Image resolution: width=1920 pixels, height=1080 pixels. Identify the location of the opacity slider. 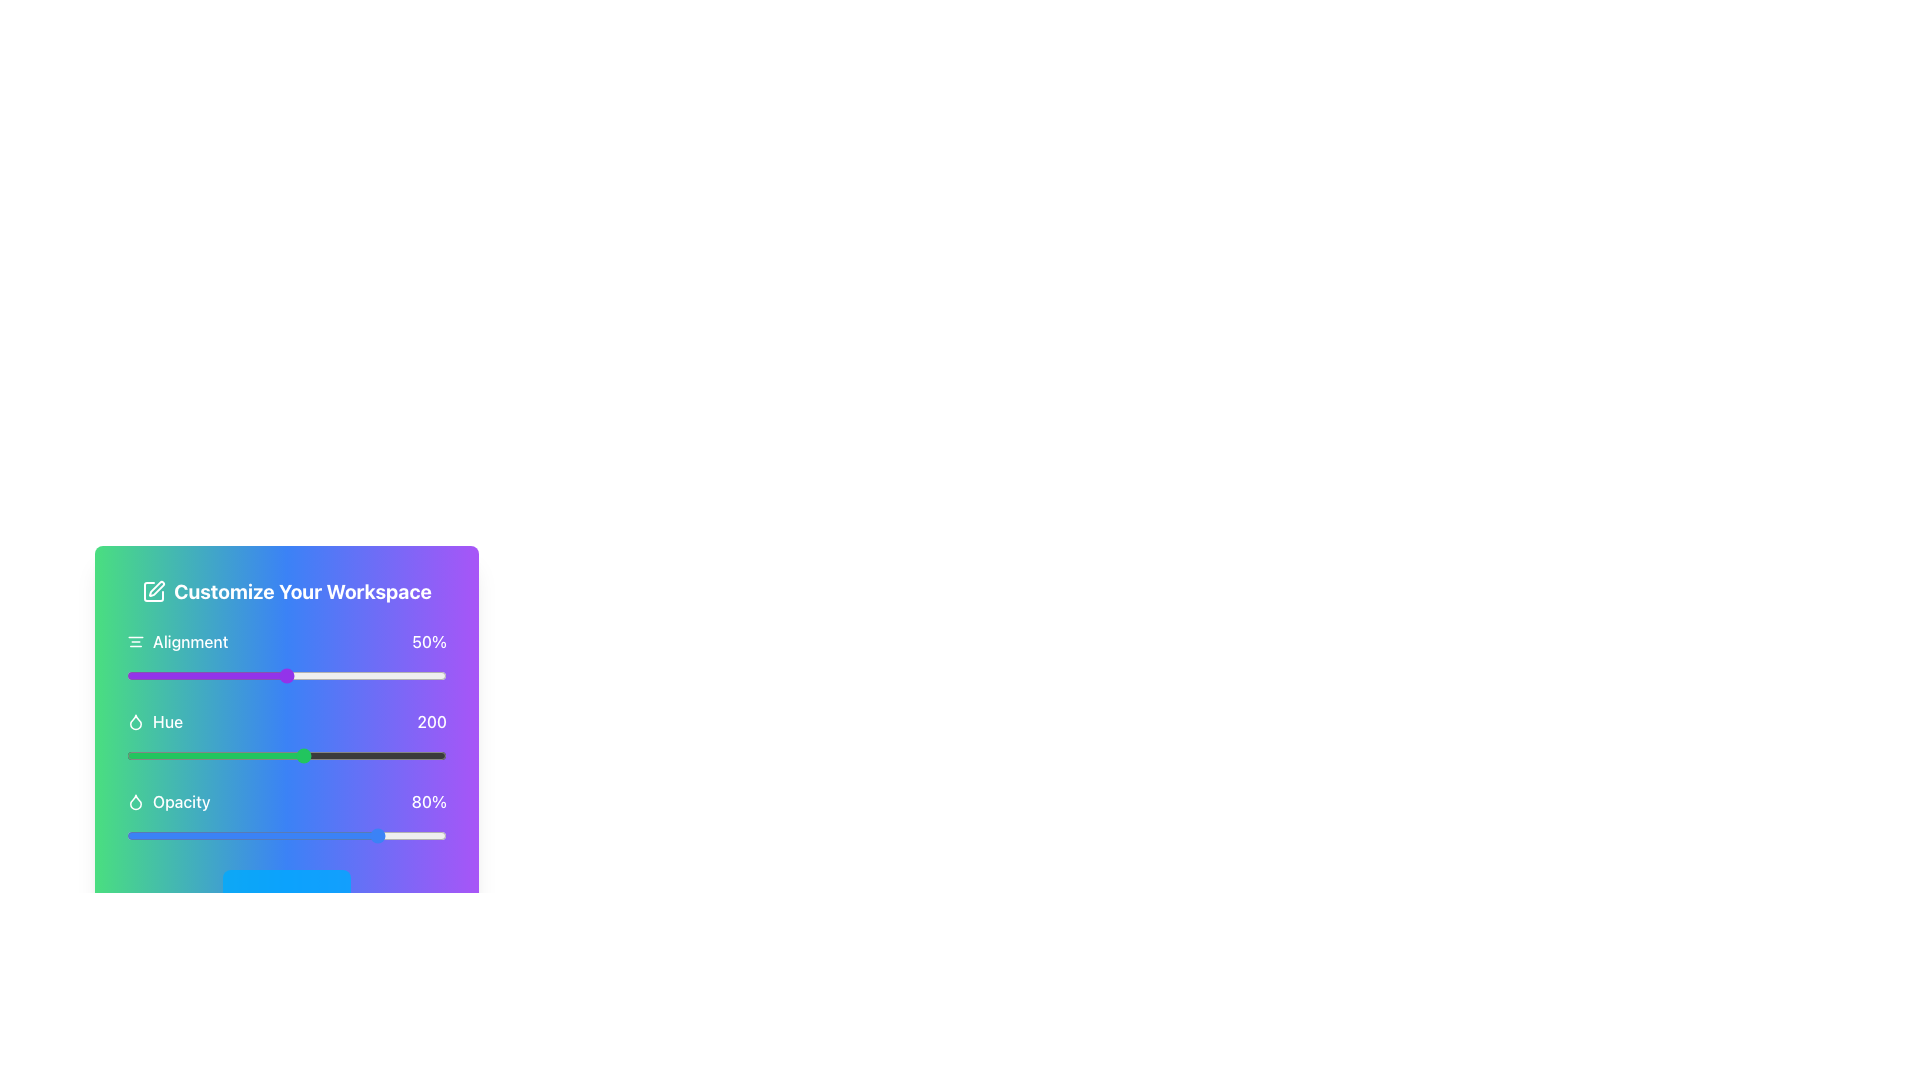
(410, 836).